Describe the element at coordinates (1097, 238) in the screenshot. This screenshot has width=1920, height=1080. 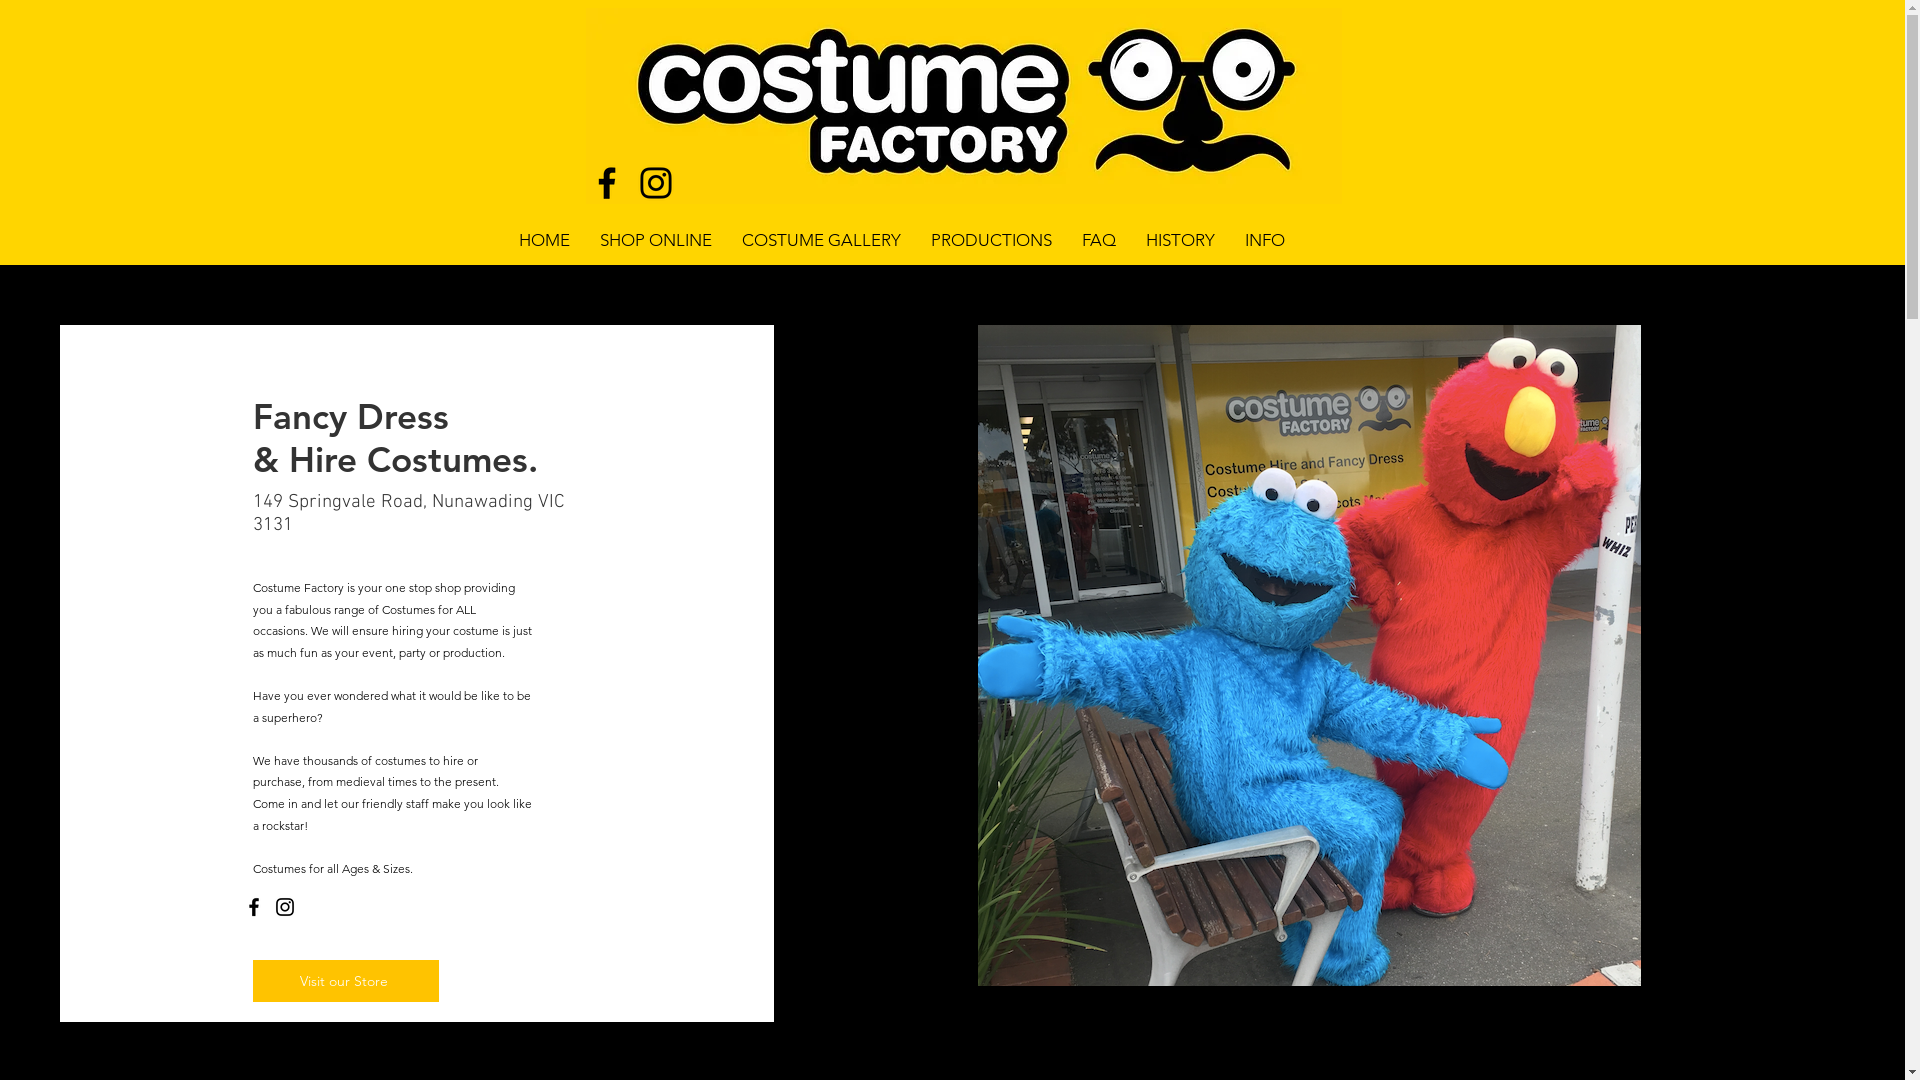
I see `'FAQ'` at that location.